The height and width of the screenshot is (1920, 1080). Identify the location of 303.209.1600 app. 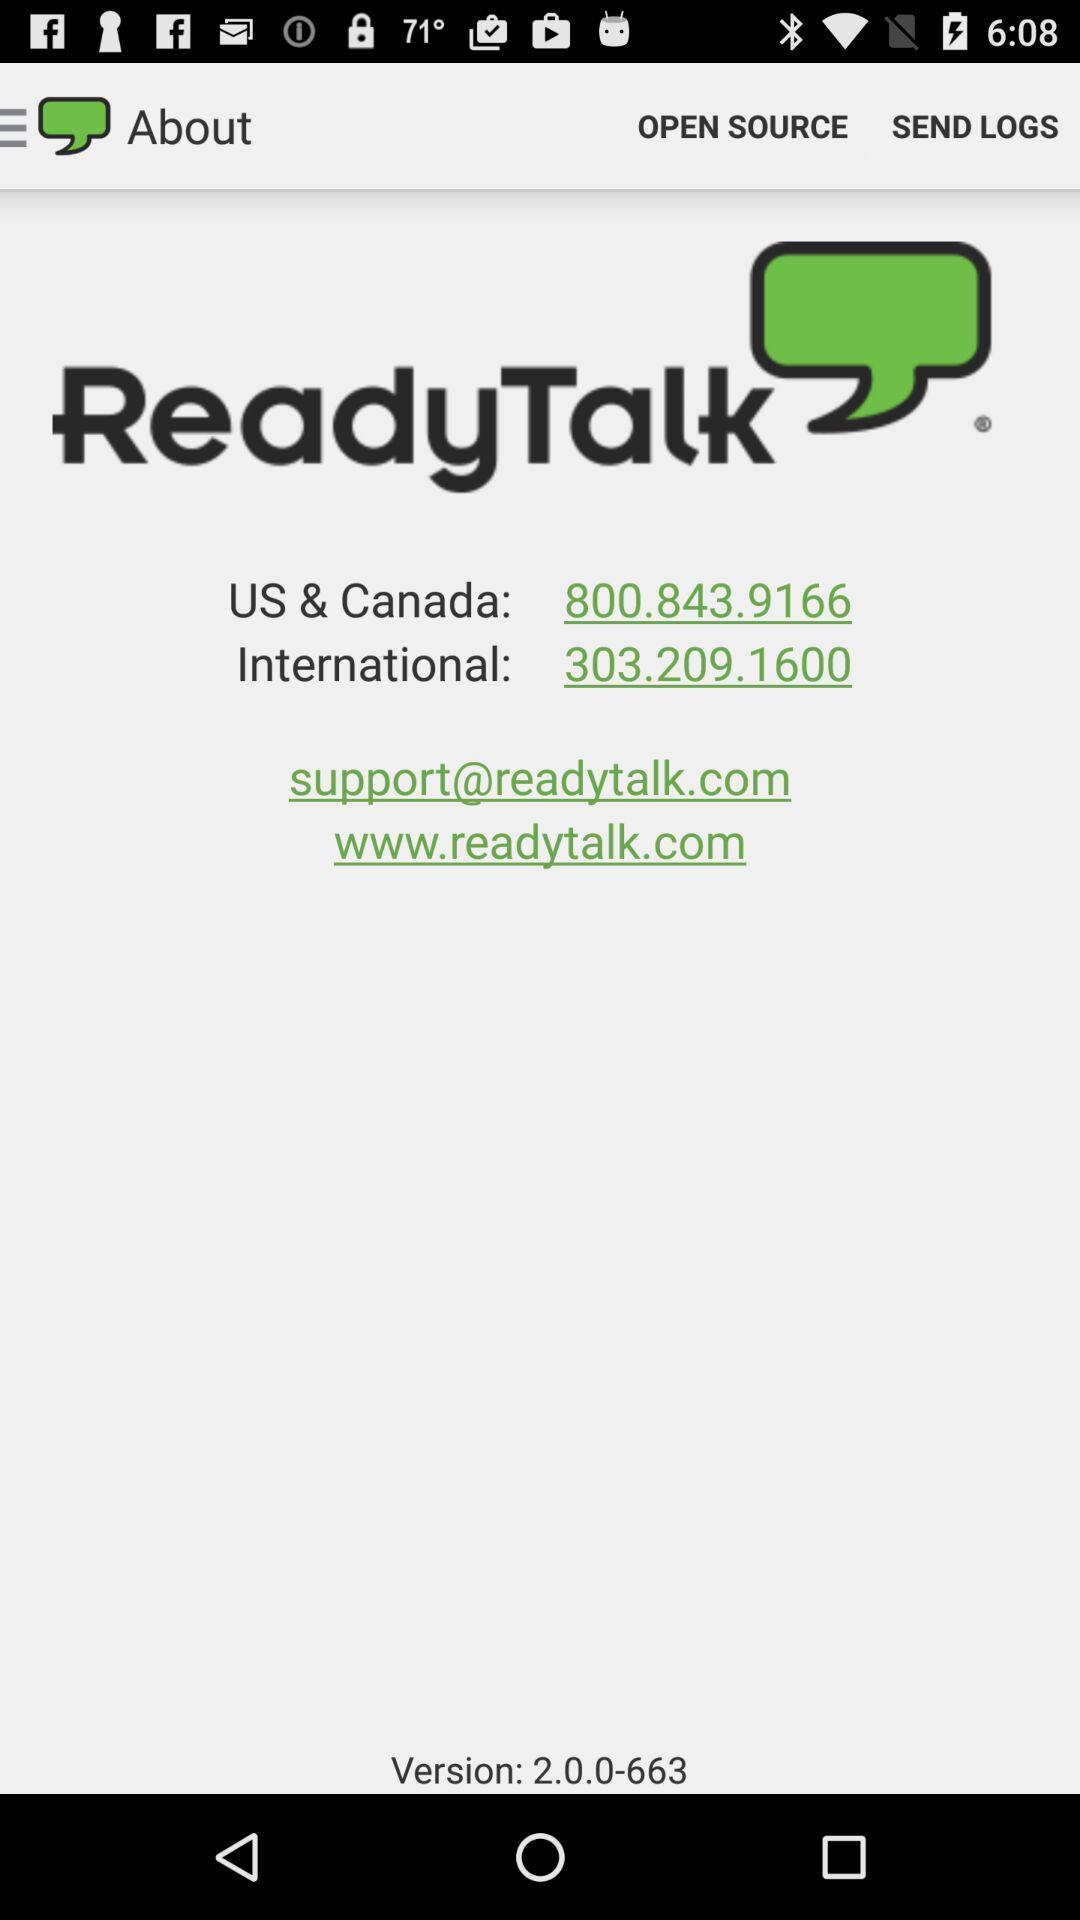
(707, 662).